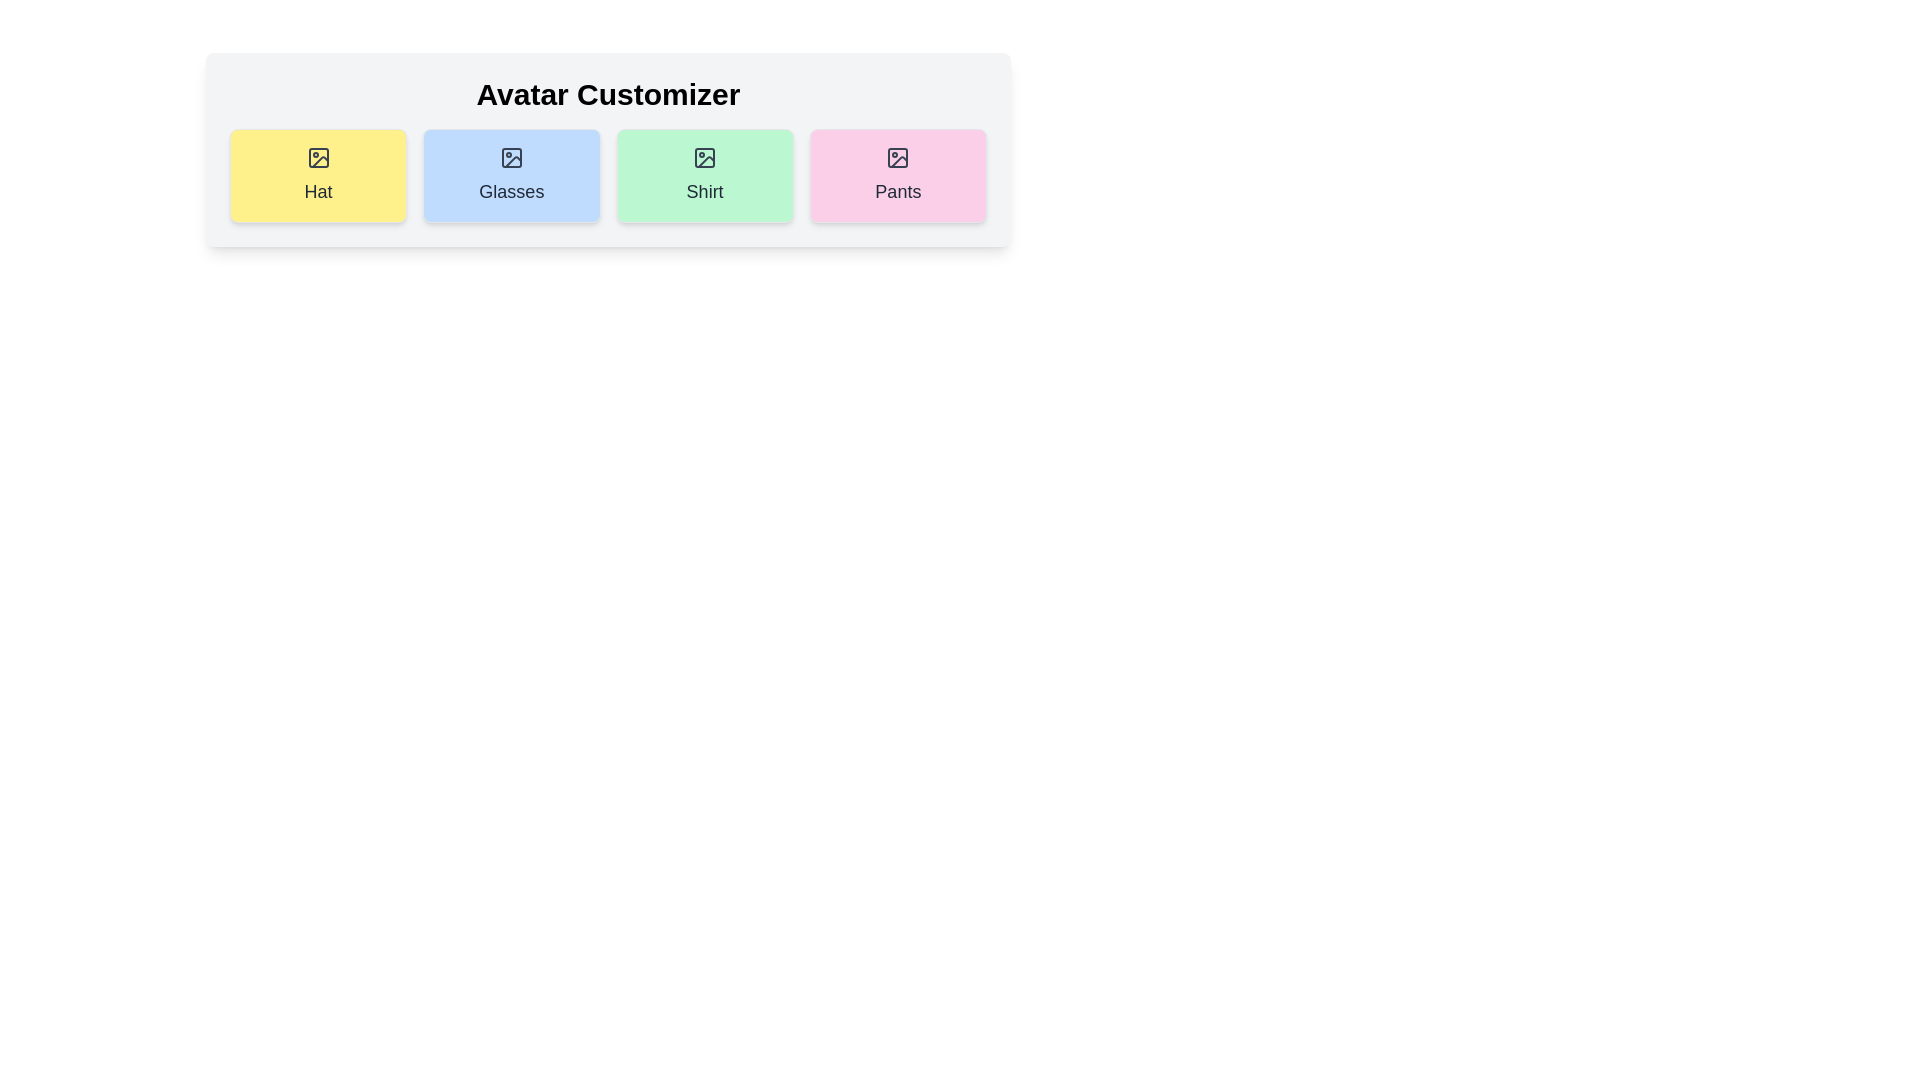 This screenshot has height=1080, width=1920. Describe the element at coordinates (705, 192) in the screenshot. I see `label displaying the word 'Shirt' in a large gray font, located in the third column under 'Avatar Customizer'` at that location.